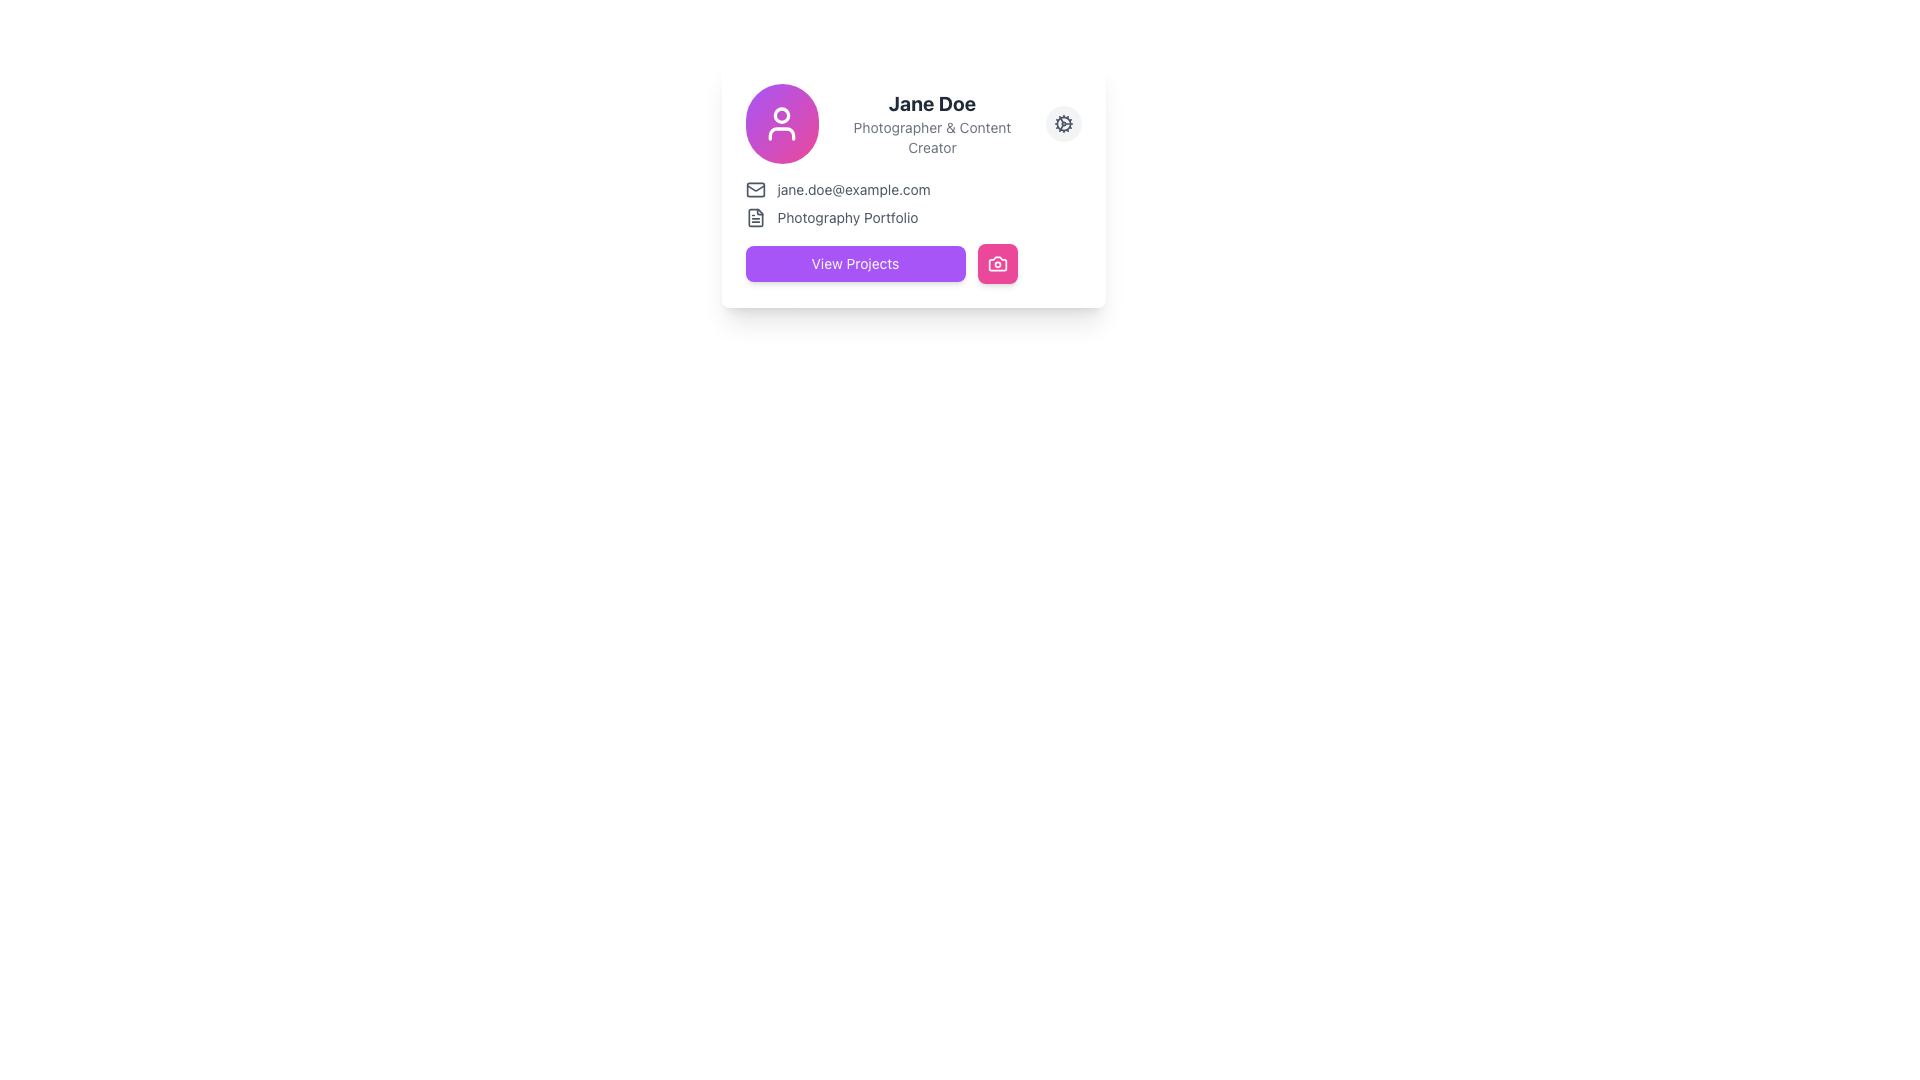 This screenshot has height=1080, width=1920. What do you see at coordinates (912, 204) in the screenshot?
I see `the text label displaying the contact email and portfolio link, located centrally below the 'Jane Doe Photographer & Content Creator' section` at bounding box center [912, 204].